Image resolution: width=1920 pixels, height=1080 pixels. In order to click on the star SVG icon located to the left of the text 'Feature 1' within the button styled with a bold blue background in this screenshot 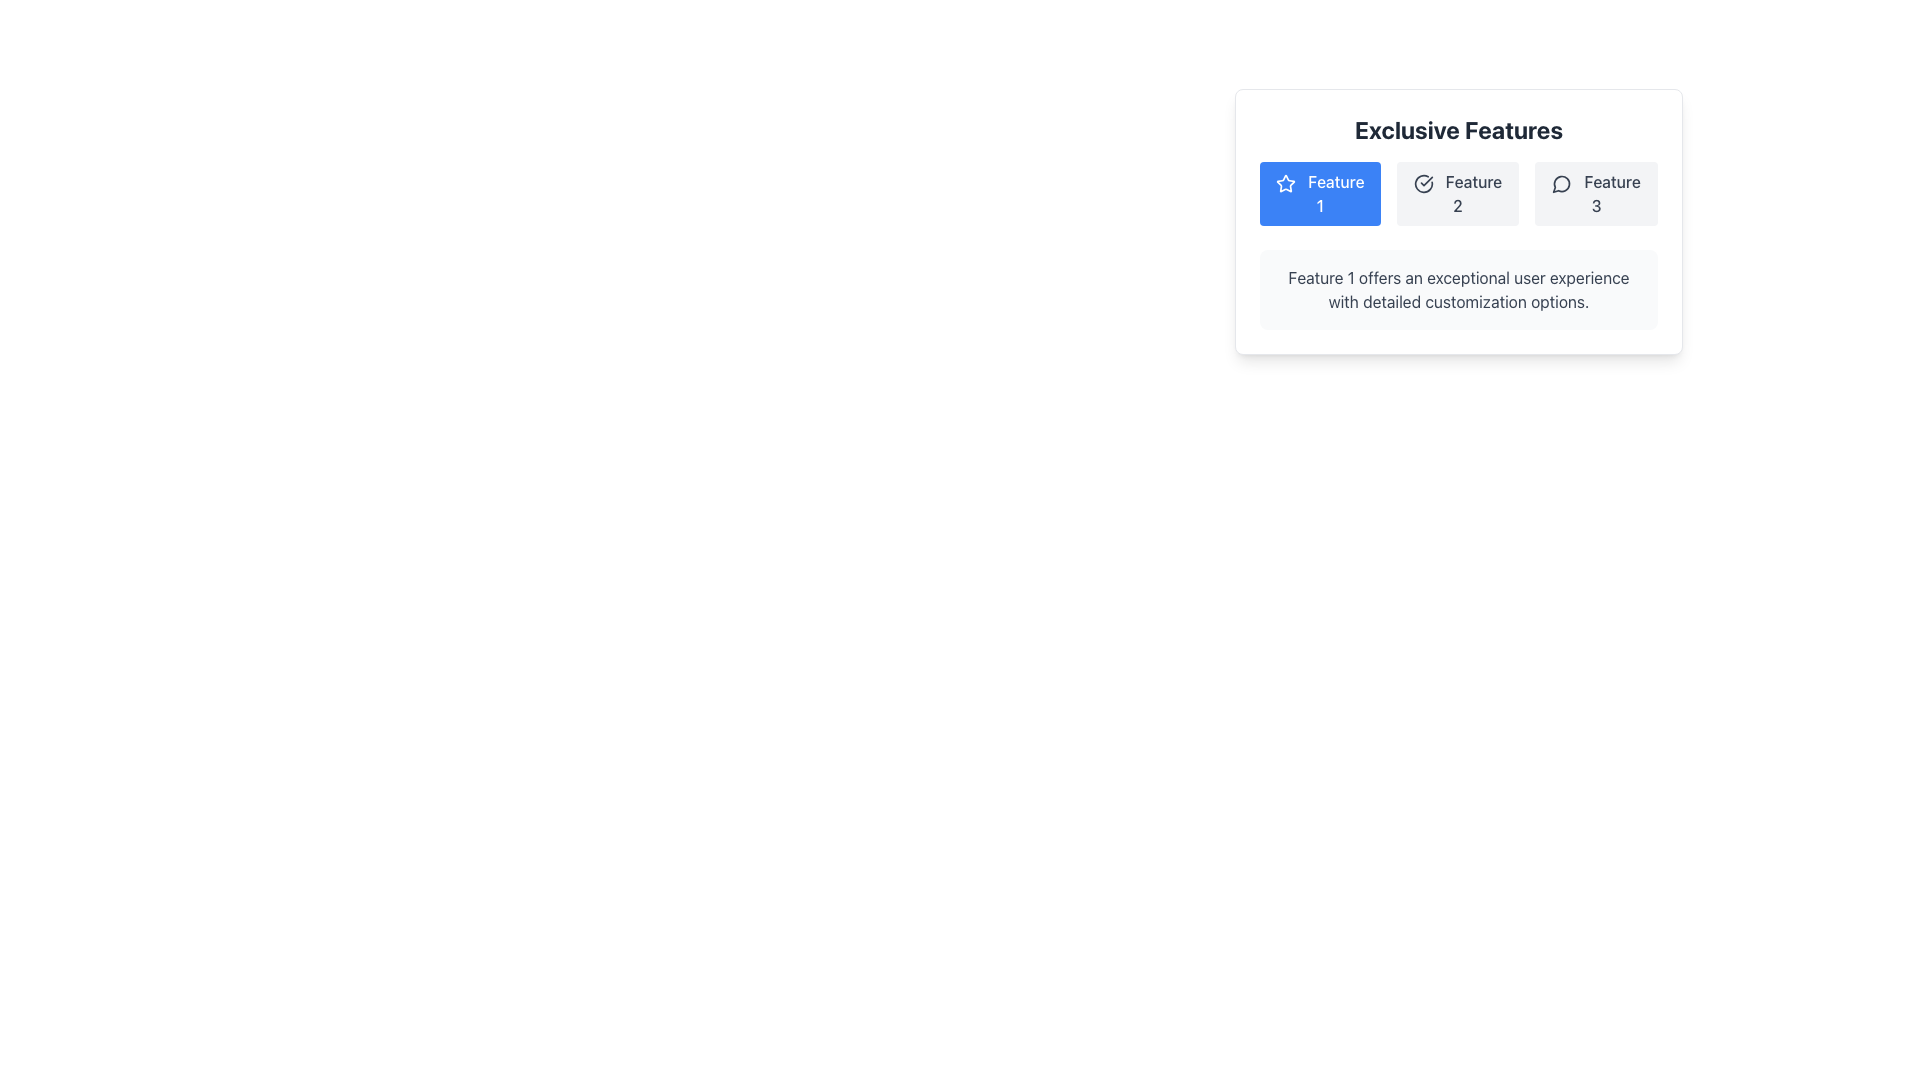, I will do `click(1286, 182)`.